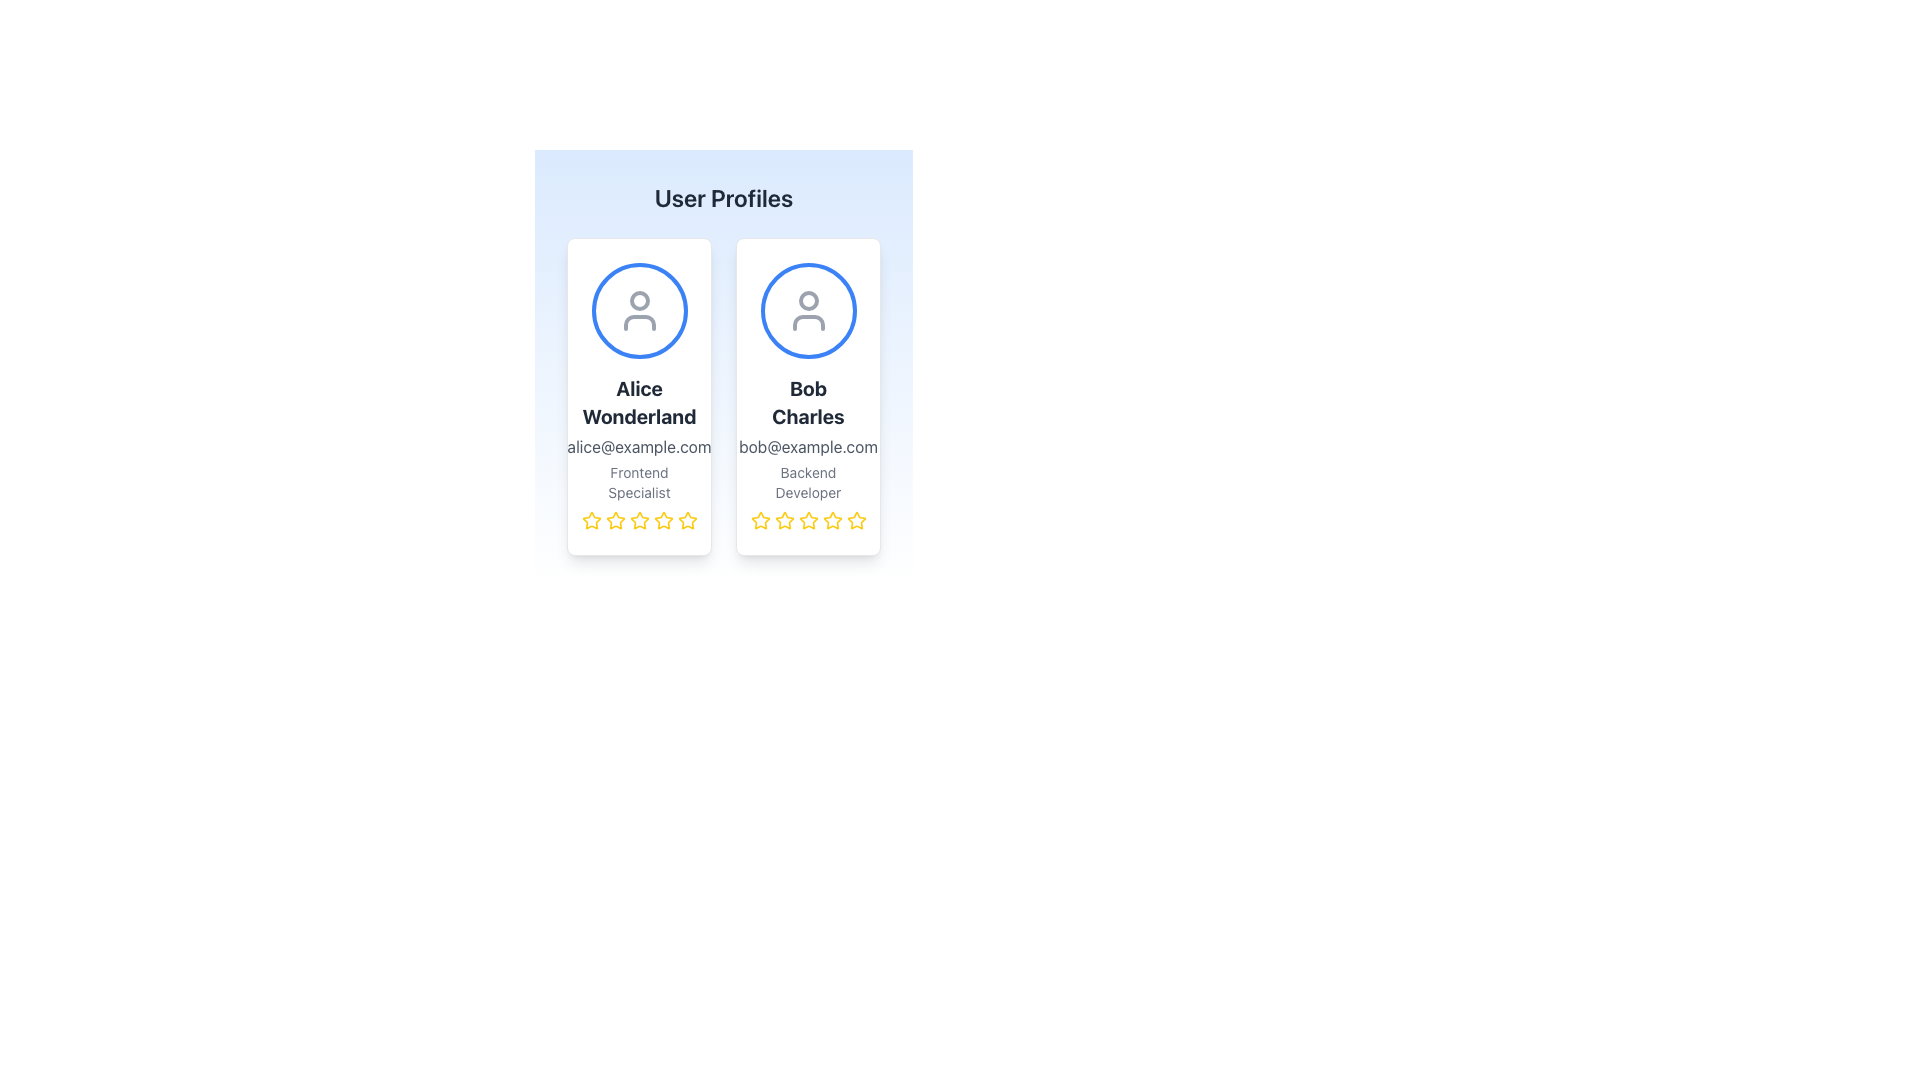 The height and width of the screenshot is (1080, 1920). What do you see at coordinates (808, 446) in the screenshot?
I see `the email address text displayed in the user profile card for 'Bob Charles', which is located below the name and above the job title 'Backend Developer'` at bounding box center [808, 446].